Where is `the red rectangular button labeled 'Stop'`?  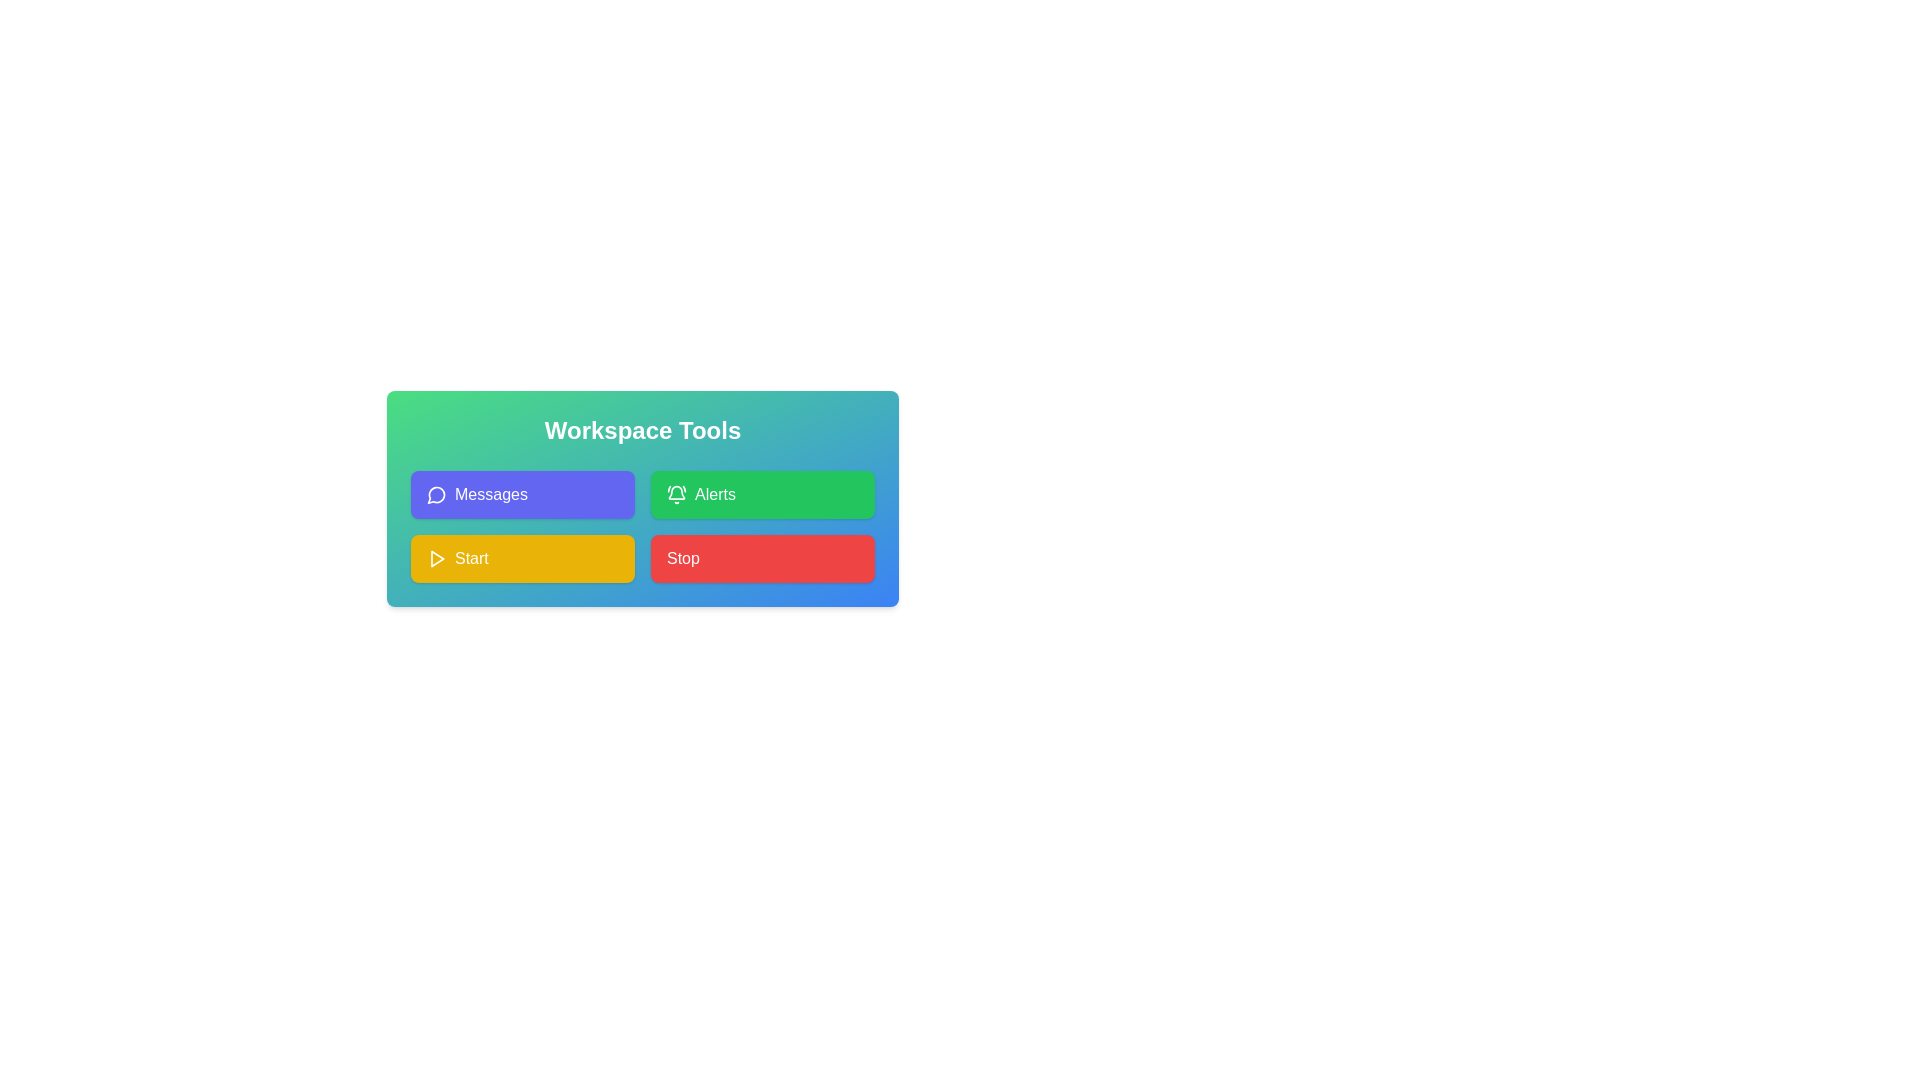 the red rectangular button labeled 'Stop' is located at coordinates (762, 559).